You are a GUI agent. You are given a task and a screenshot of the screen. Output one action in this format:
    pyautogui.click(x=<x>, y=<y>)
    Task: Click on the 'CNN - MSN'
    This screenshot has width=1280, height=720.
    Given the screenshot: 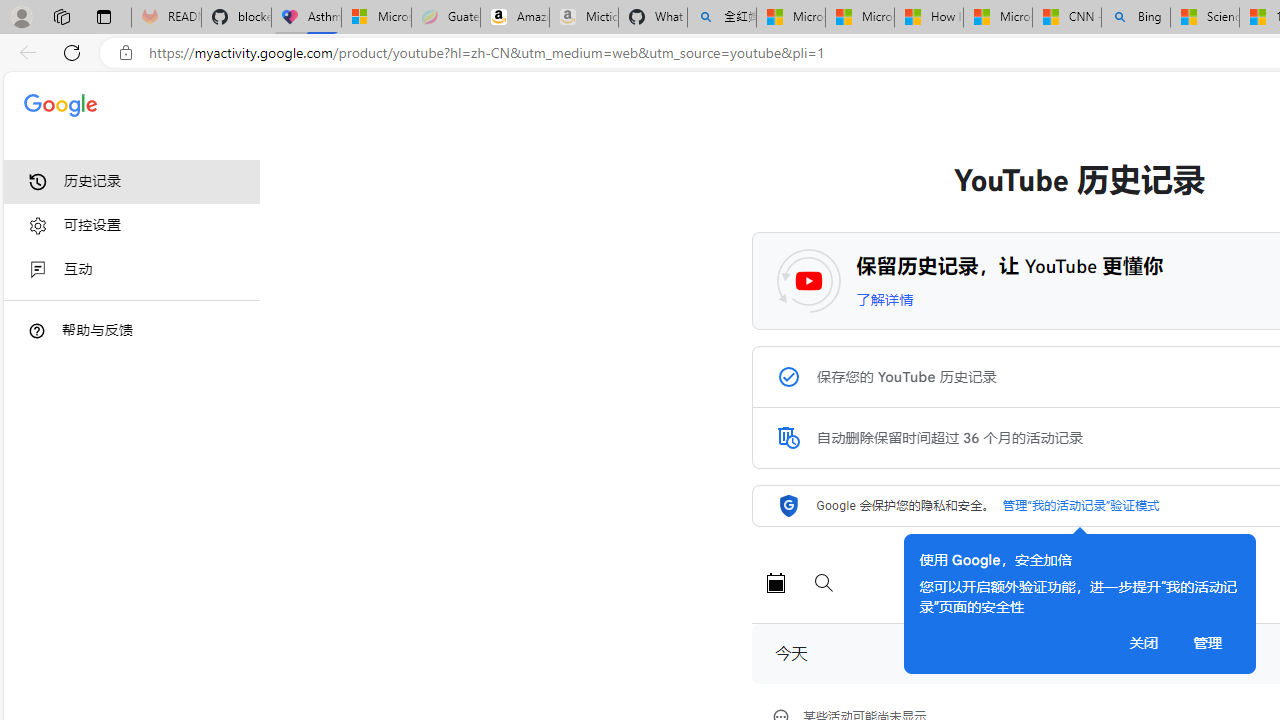 What is the action you would take?
    pyautogui.click(x=1065, y=17)
    